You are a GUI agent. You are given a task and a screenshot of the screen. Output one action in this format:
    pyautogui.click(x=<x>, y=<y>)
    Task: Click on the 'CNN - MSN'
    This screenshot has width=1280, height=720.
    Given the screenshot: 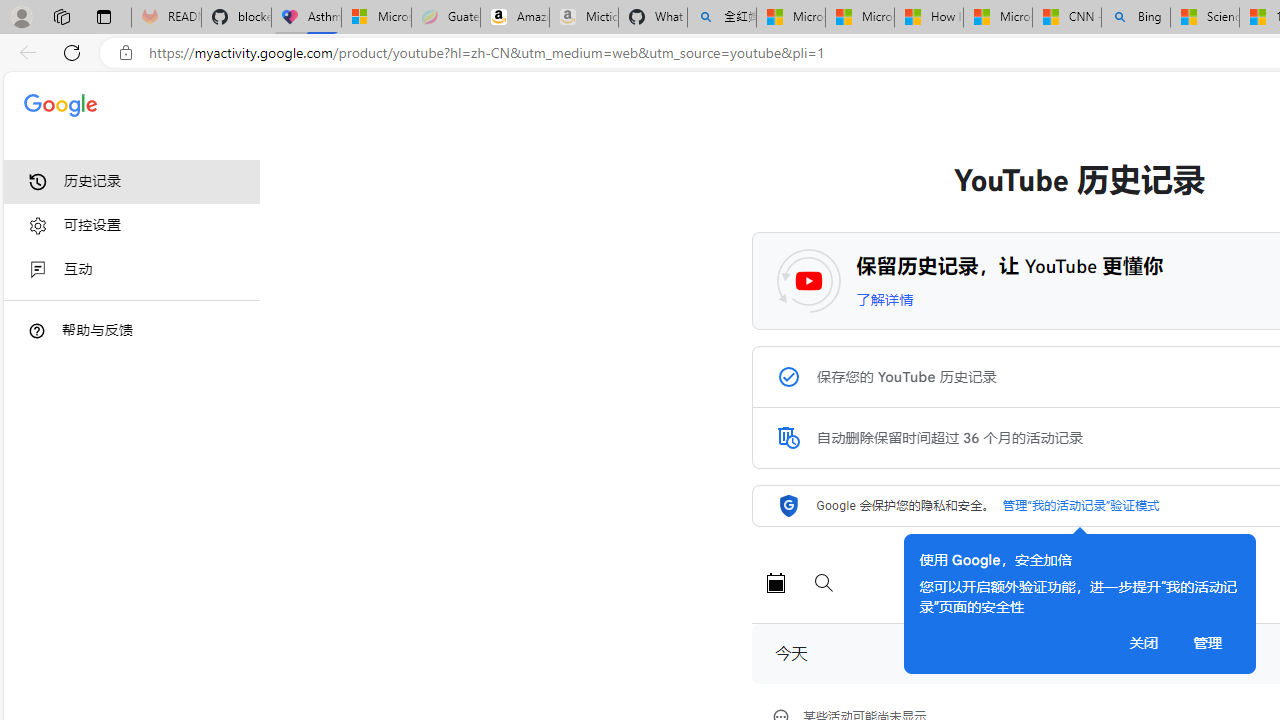 What is the action you would take?
    pyautogui.click(x=1065, y=17)
    